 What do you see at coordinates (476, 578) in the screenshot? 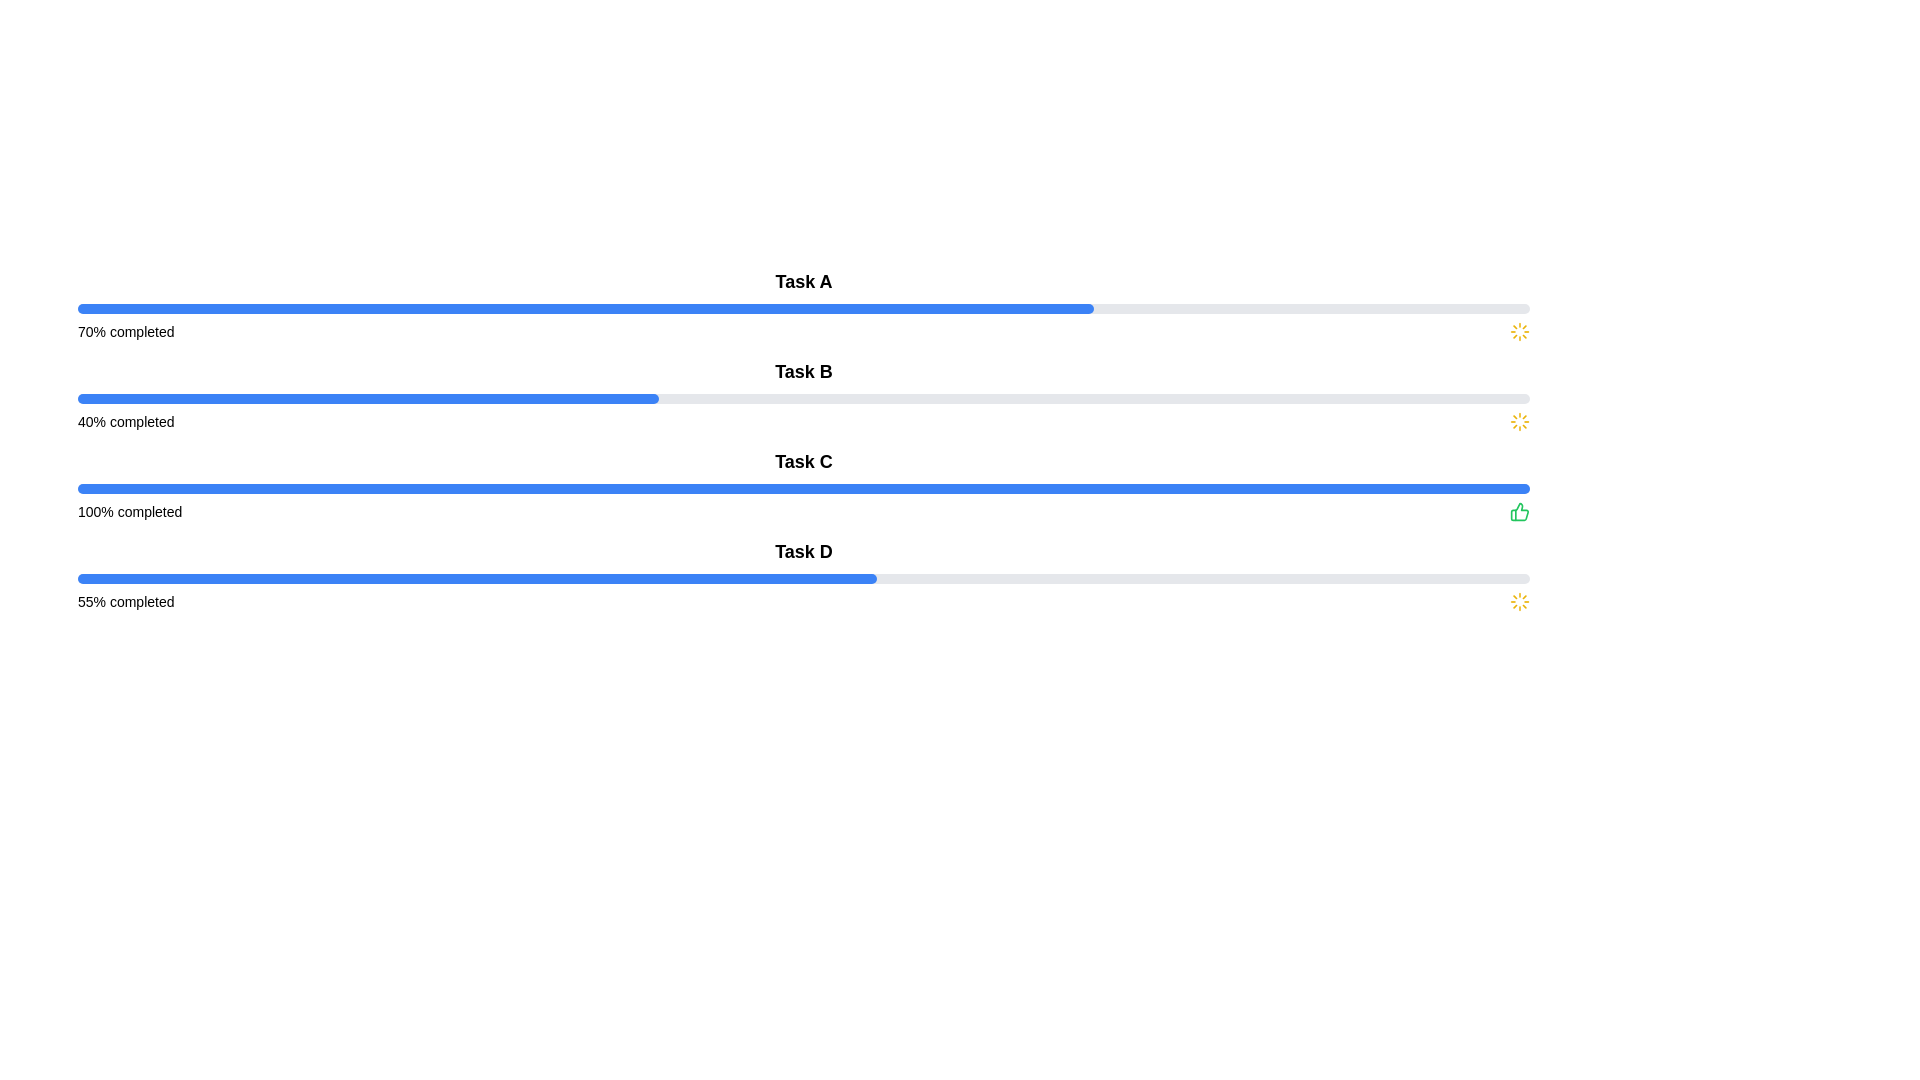
I see `the filled portion of the progress bar located below the 'Task D' label, which is styled with a blue fill covering 55% of its width, for visual feedback` at bounding box center [476, 578].